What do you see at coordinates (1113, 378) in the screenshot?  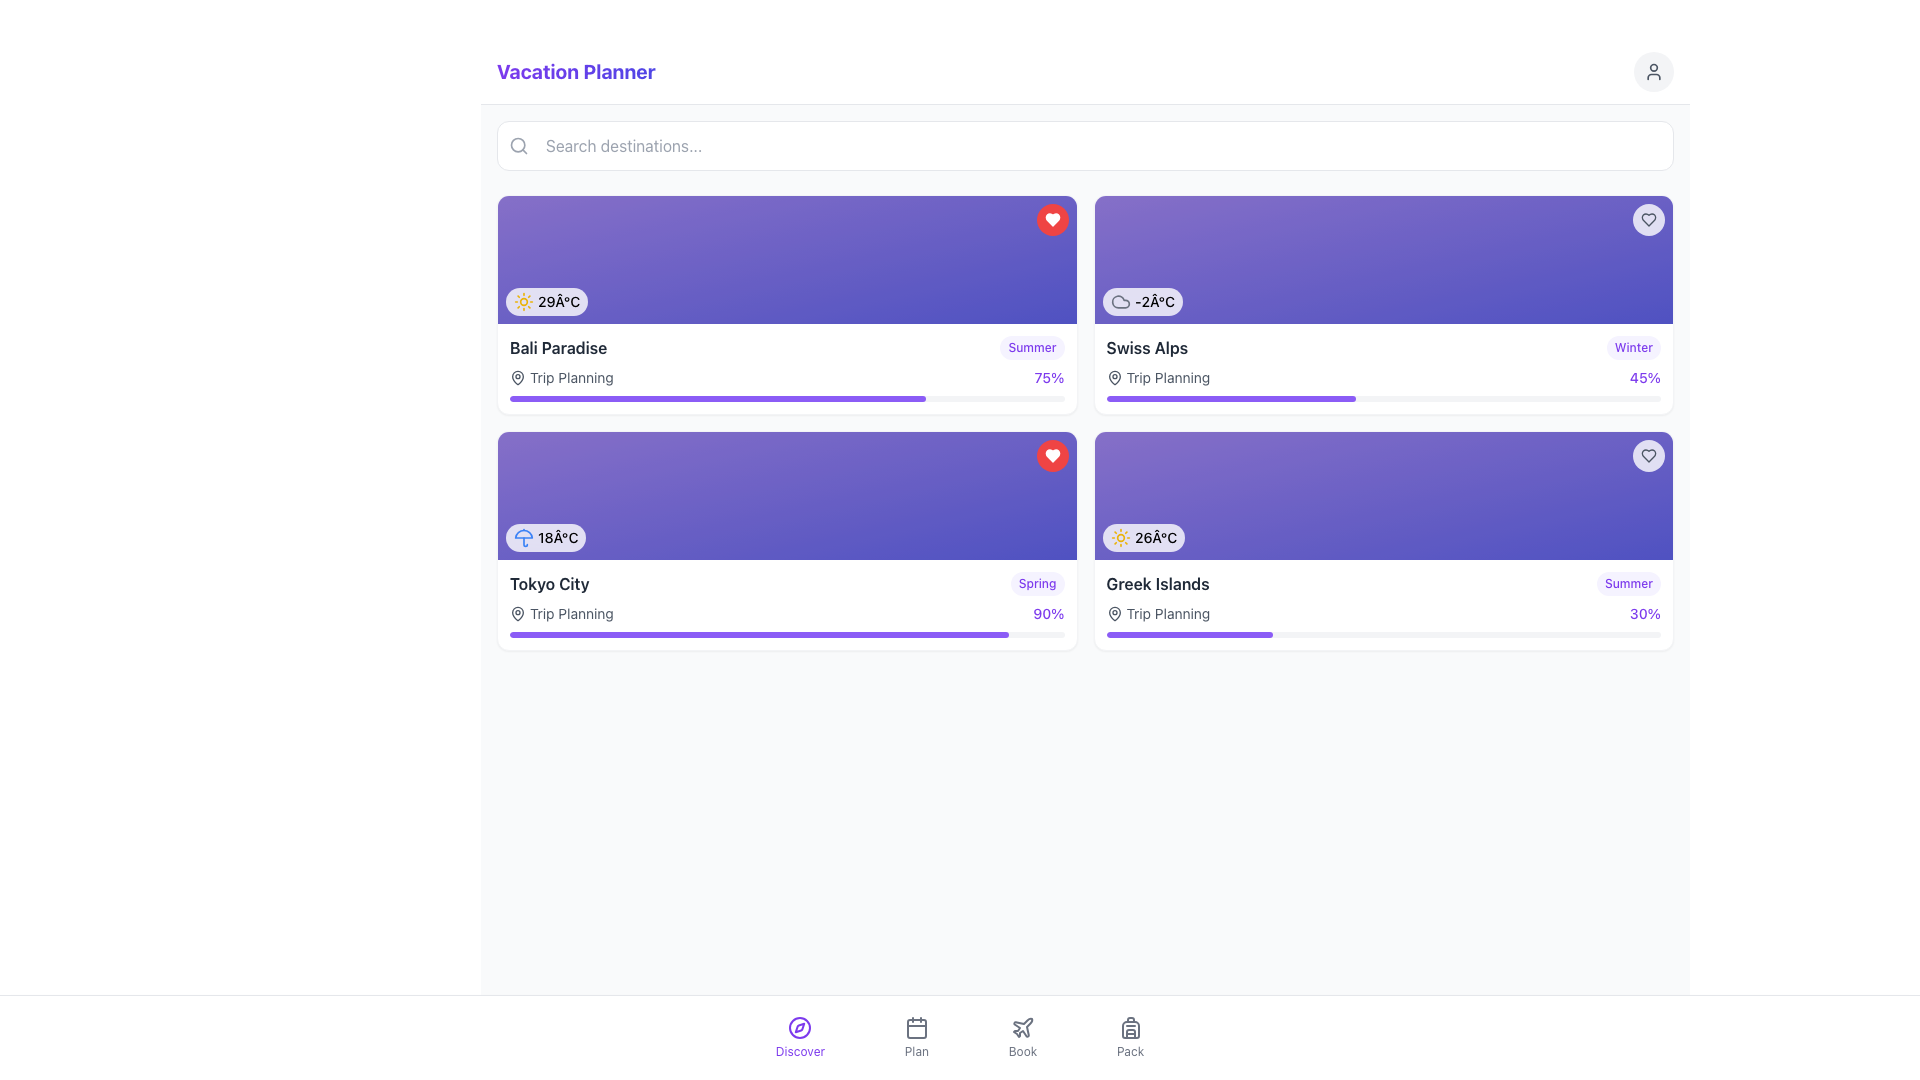 I see `the map marker icon located below the weather information and temperature icon in the 'Swiss Alps' card` at bounding box center [1113, 378].